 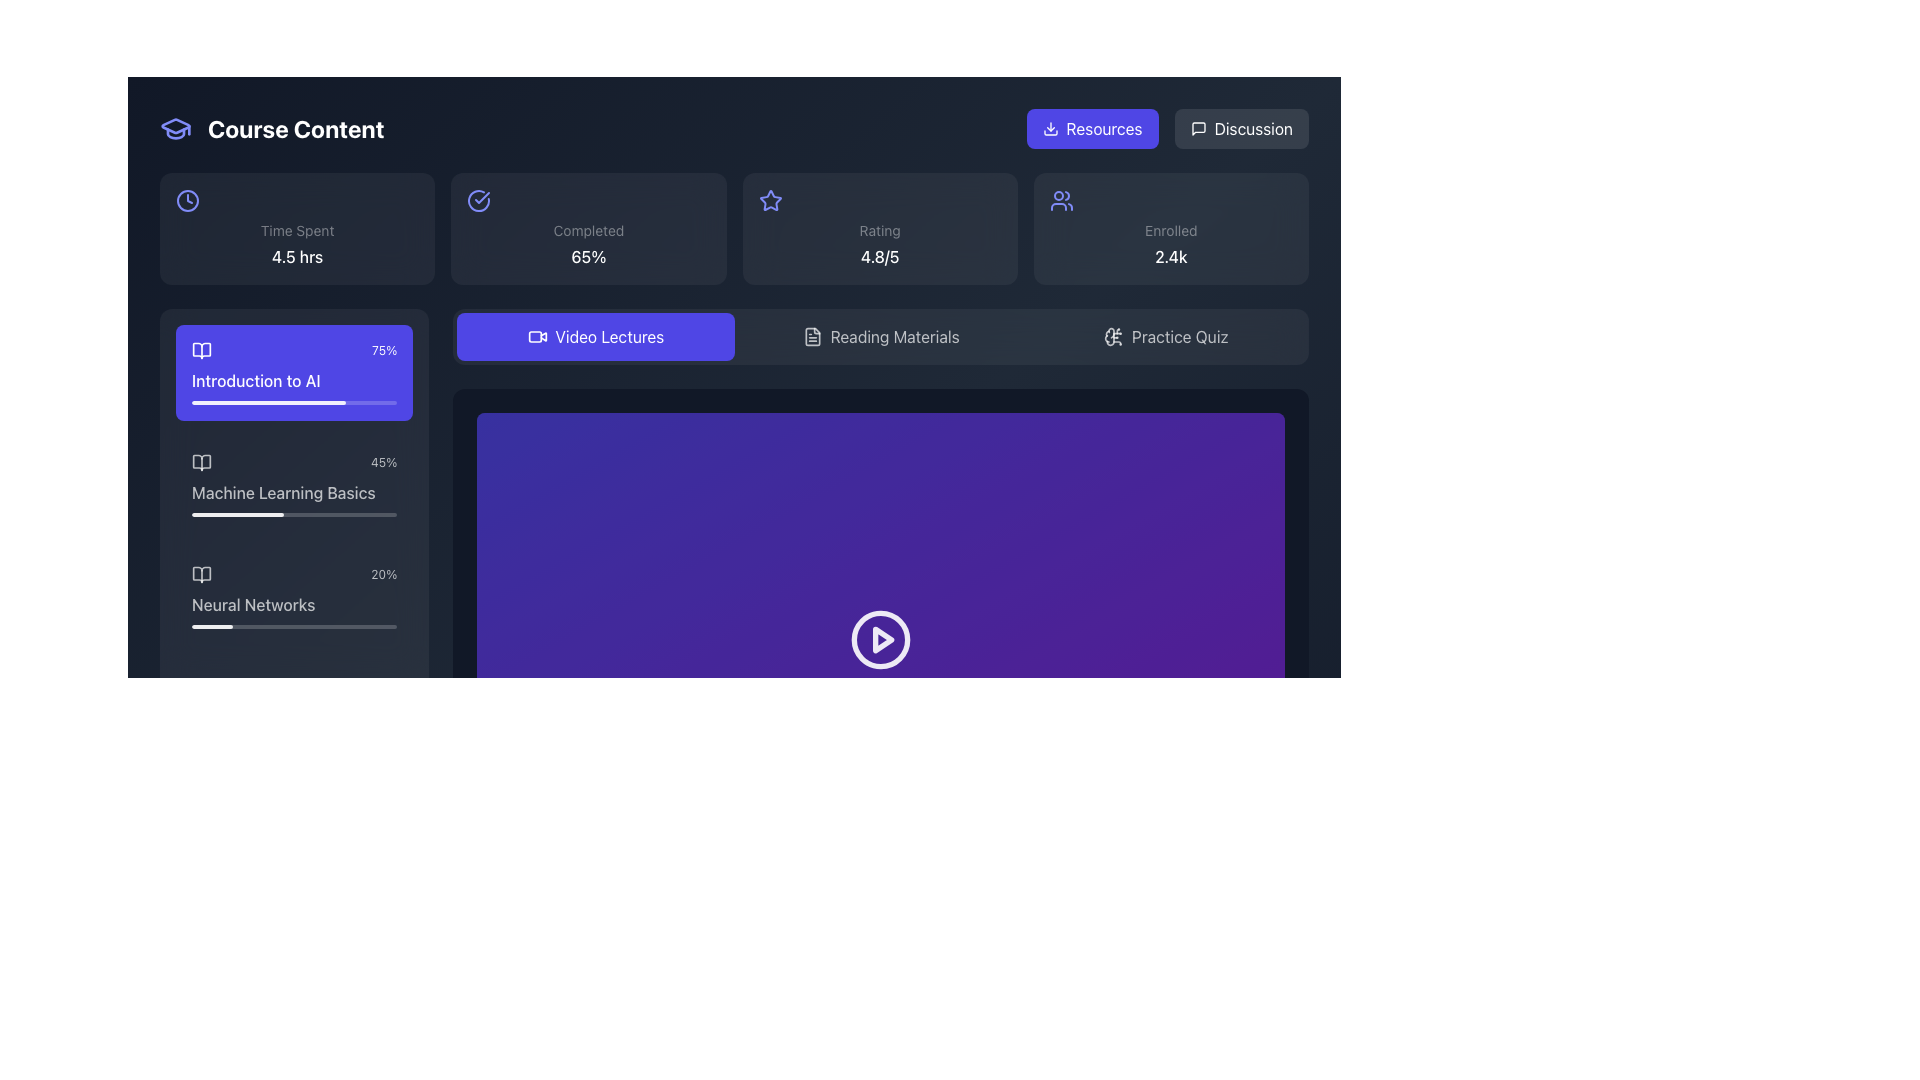 What do you see at coordinates (880, 230) in the screenshot?
I see `the 'Rating' text label, which is styled in light gray and positioned below the star icon in the rating section of the dashboard interface` at bounding box center [880, 230].